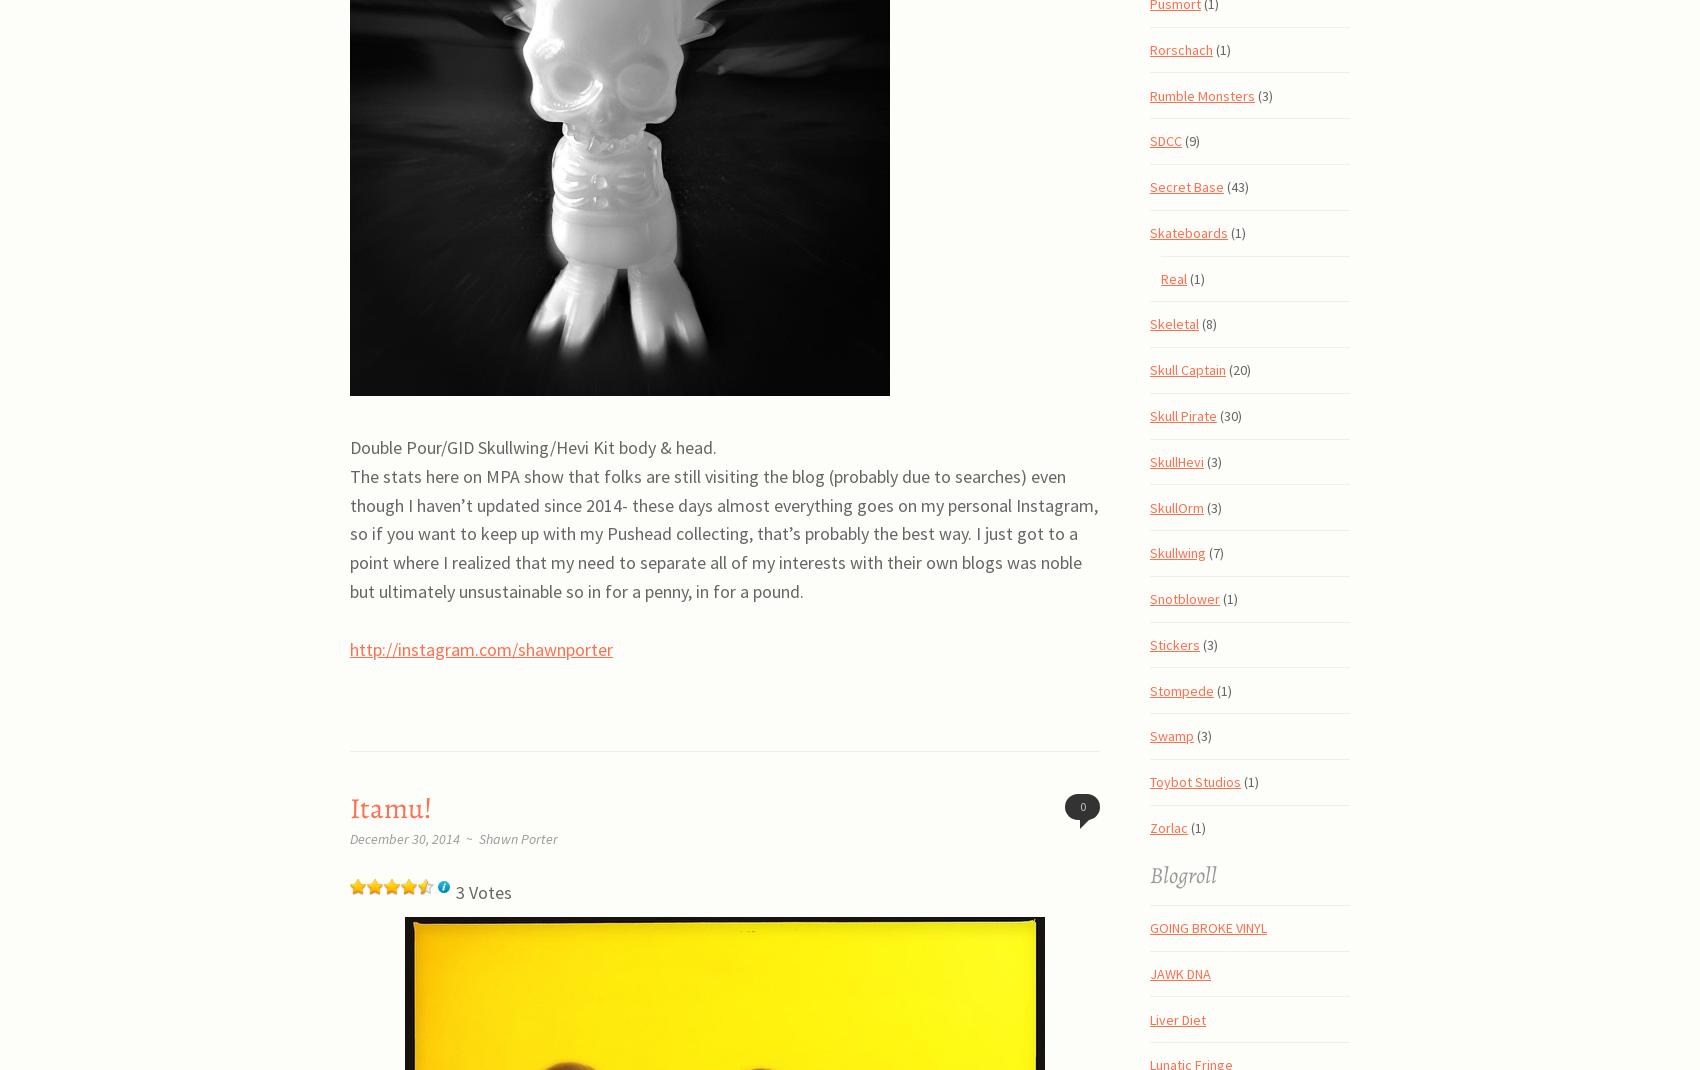 This screenshot has height=1070, width=1700. What do you see at coordinates (1176, 551) in the screenshot?
I see `'Skullwing'` at bounding box center [1176, 551].